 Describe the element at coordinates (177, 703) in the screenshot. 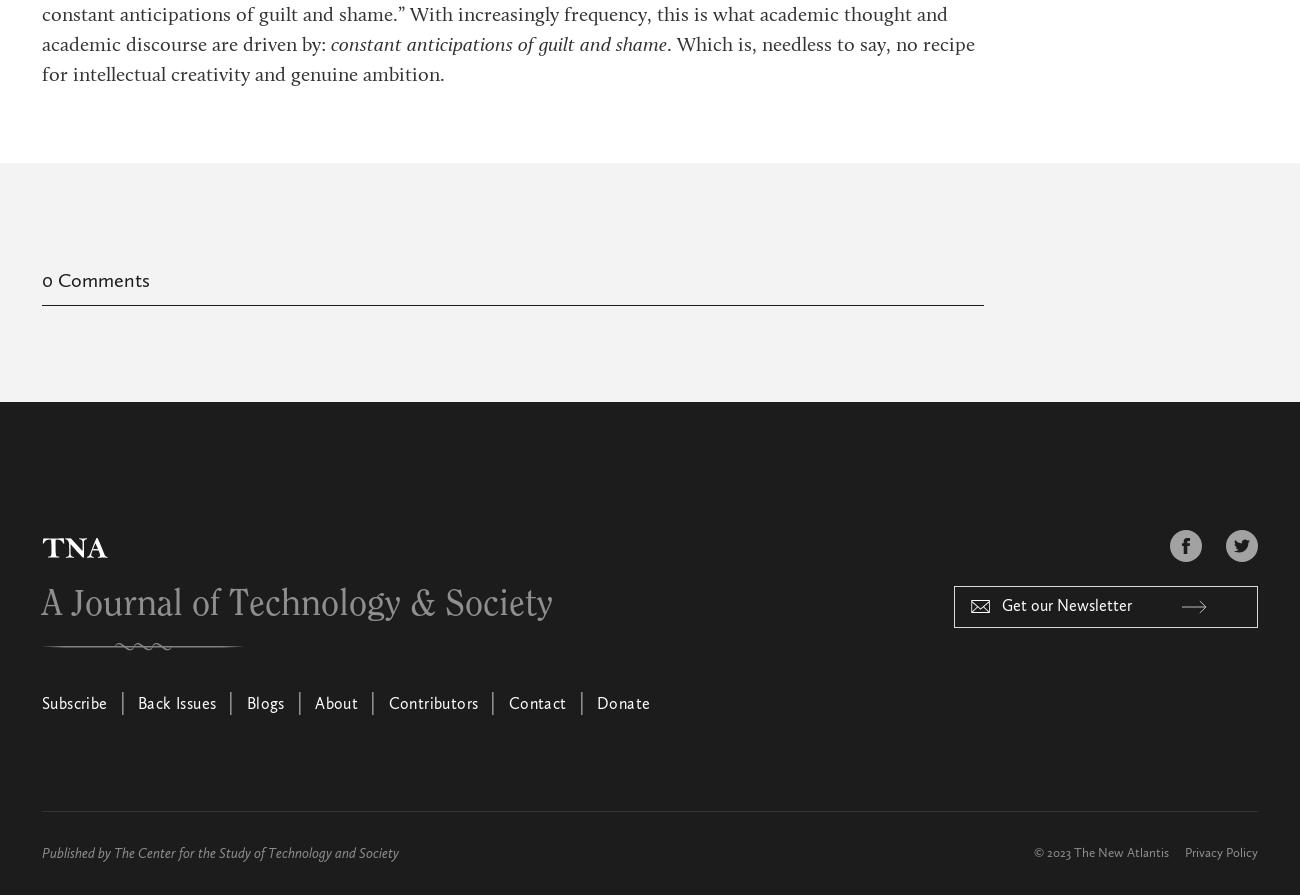

I see `'Back Issues'` at that location.